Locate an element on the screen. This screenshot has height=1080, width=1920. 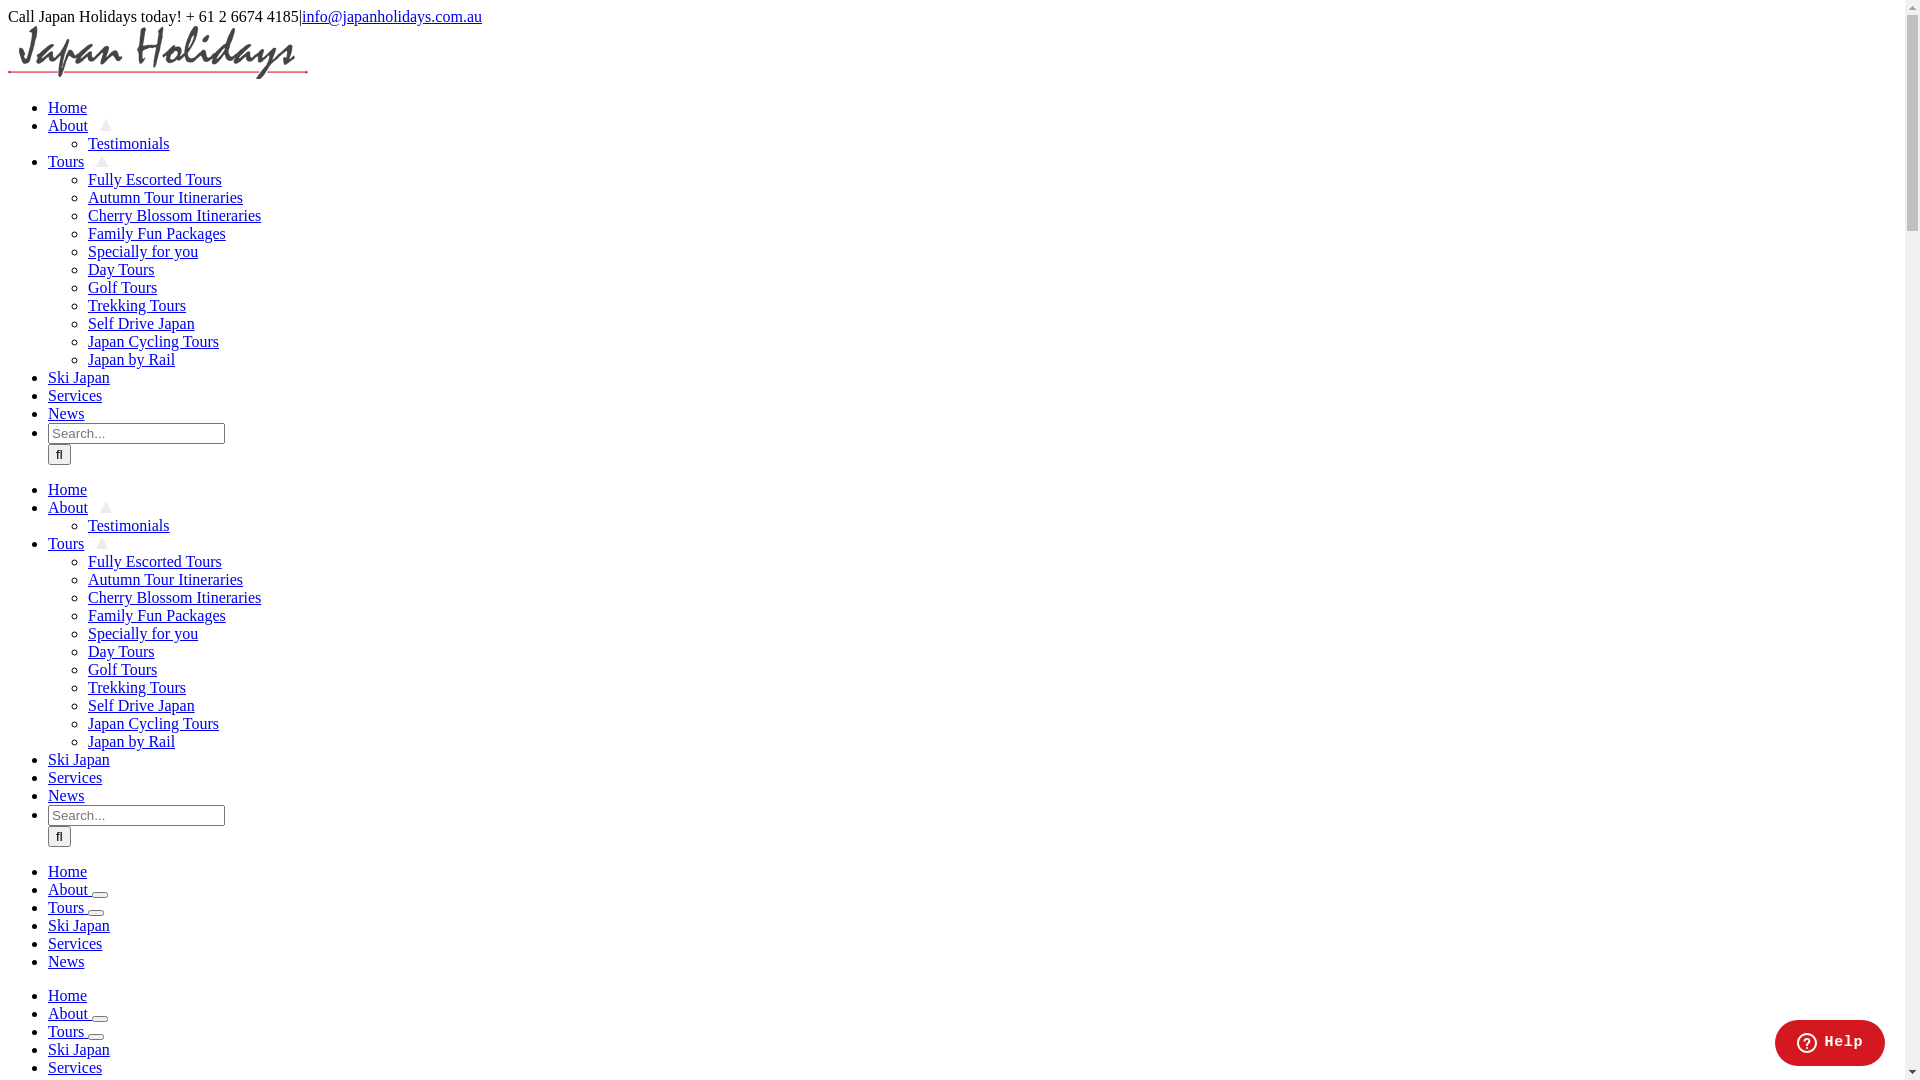
'Testimonials' is located at coordinates (86, 142).